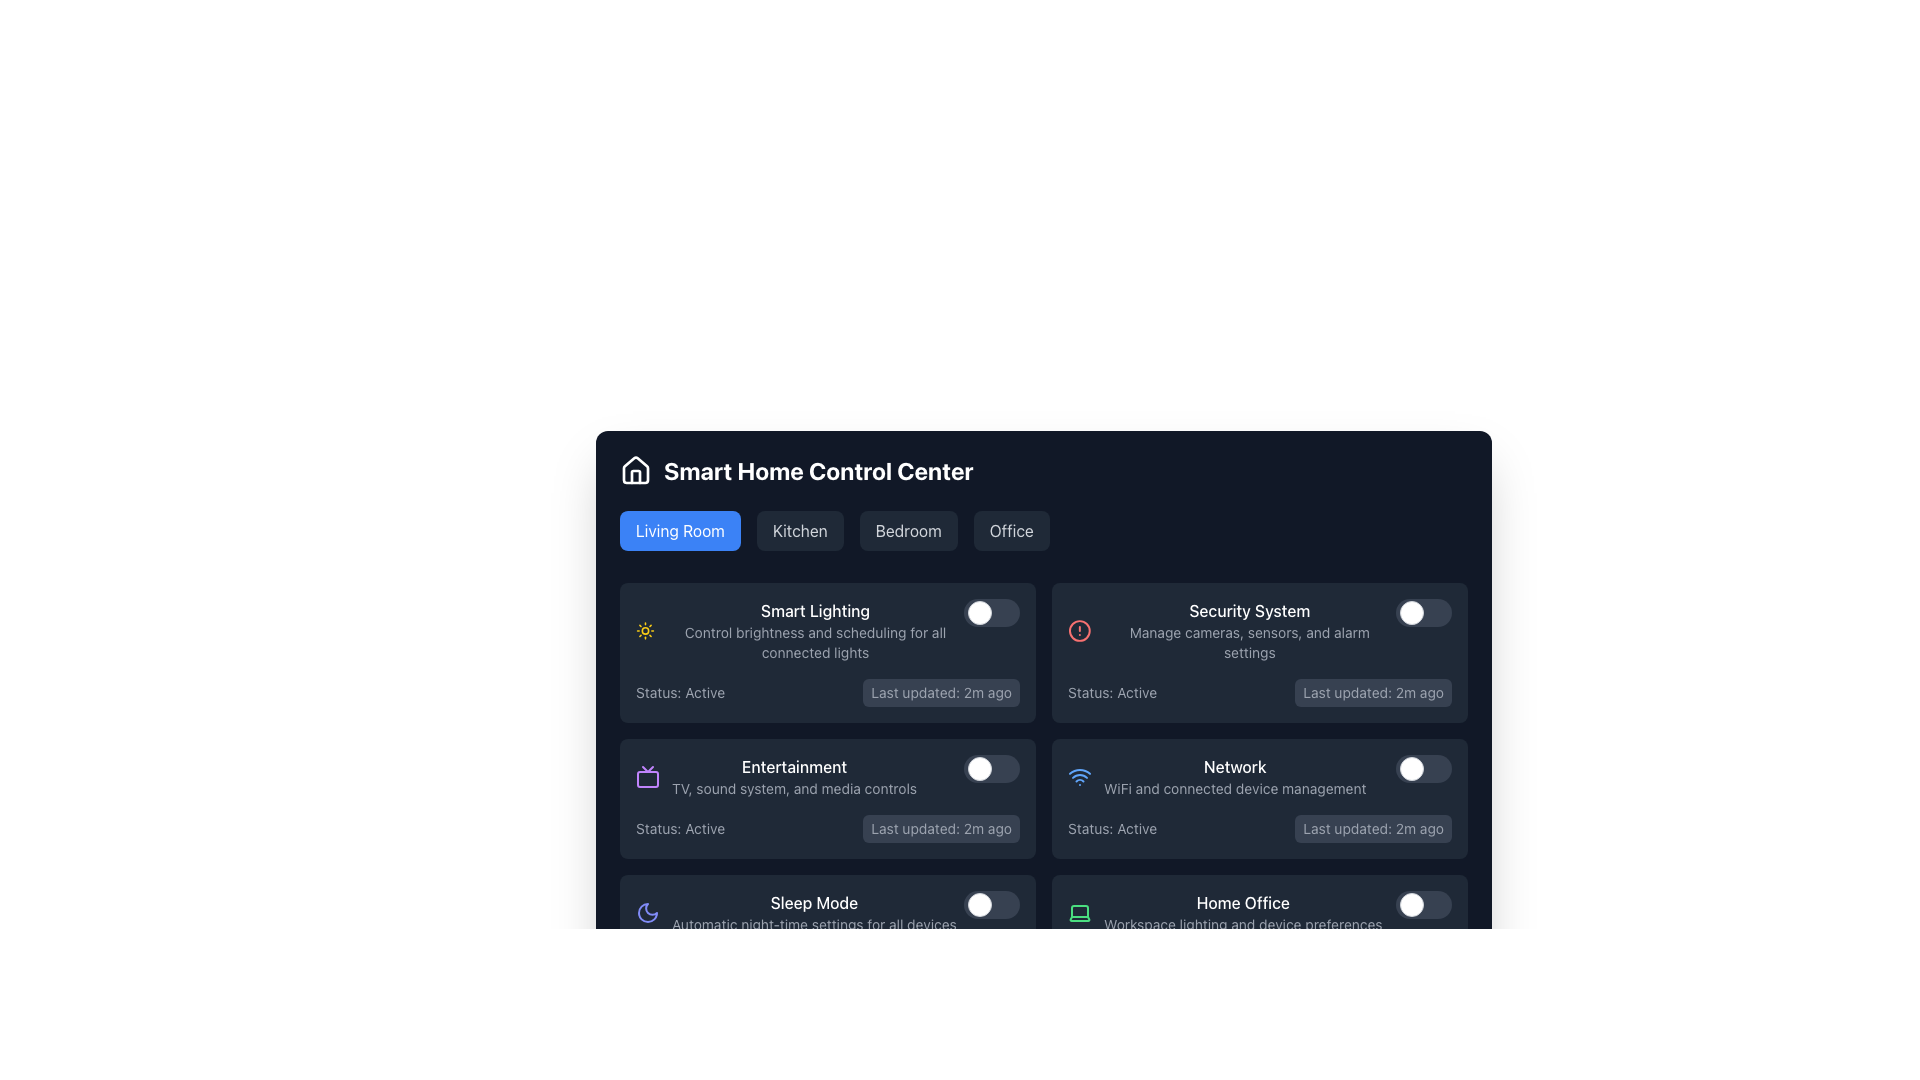 The height and width of the screenshot is (1080, 1920). What do you see at coordinates (1242, 925) in the screenshot?
I see `the static text element providing descriptive information about the 'Home Office' section, positioned directly below the 'Home Office' header text` at bounding box center [1242, 925].